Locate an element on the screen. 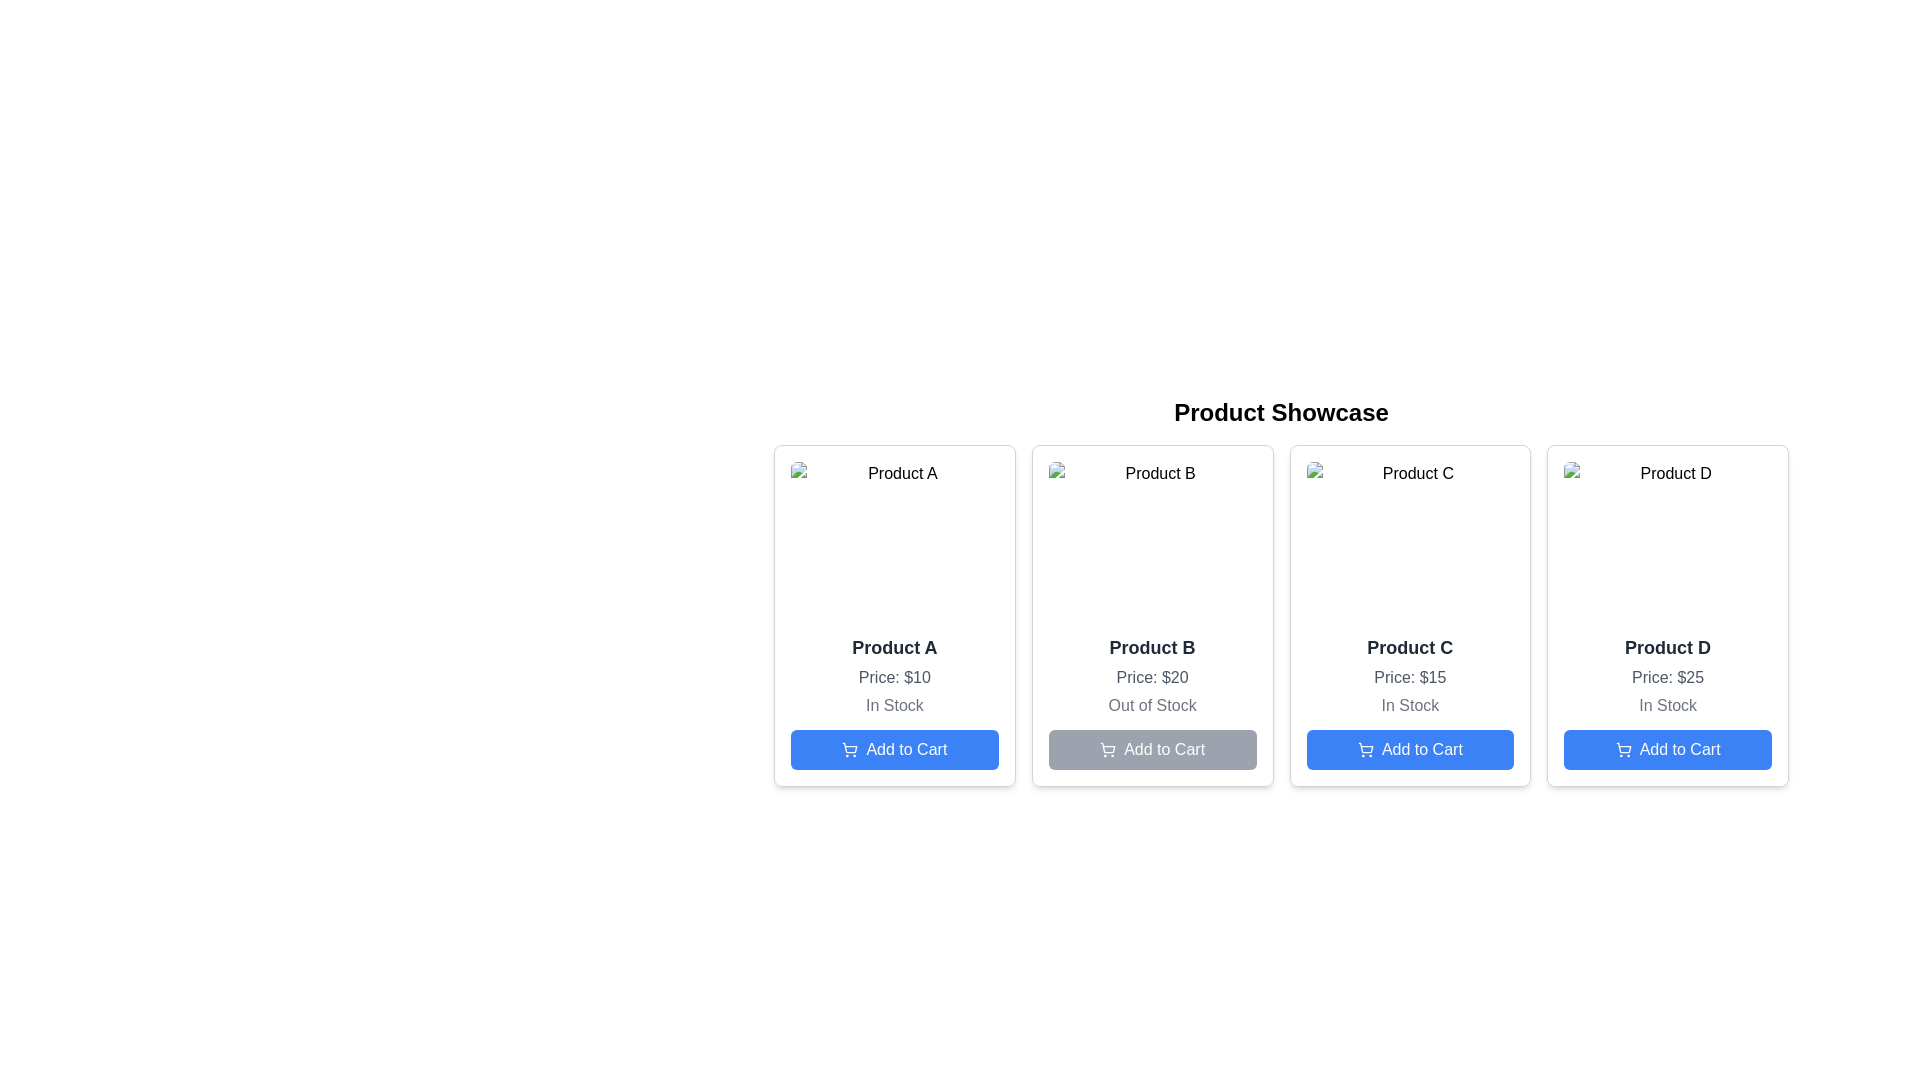  the 'Add to Cart' button for 'Product C', which is a rectangular button with rounded corners, a bright blue background, and white text is located at coordinates (1409, 749).